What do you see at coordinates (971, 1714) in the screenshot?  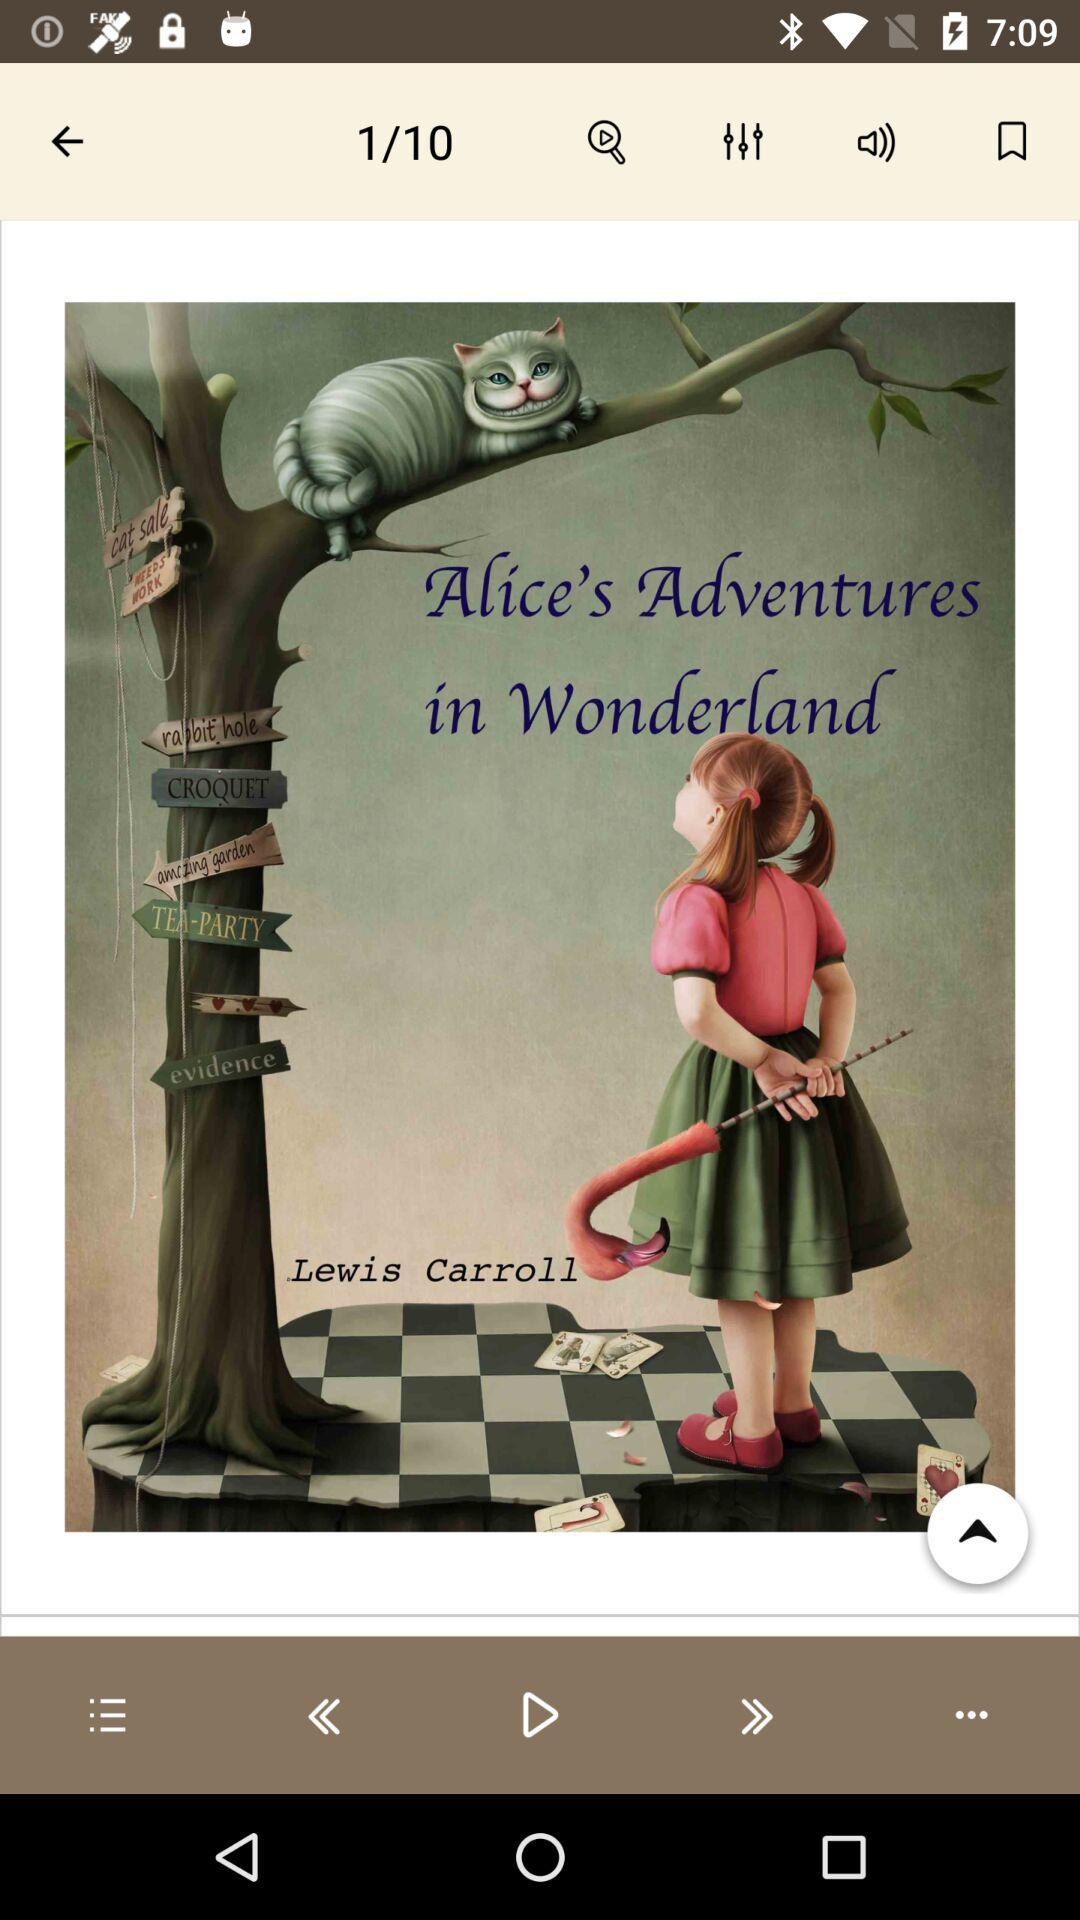 I see `switch autoplay option` at bounding box center [971, 1714].